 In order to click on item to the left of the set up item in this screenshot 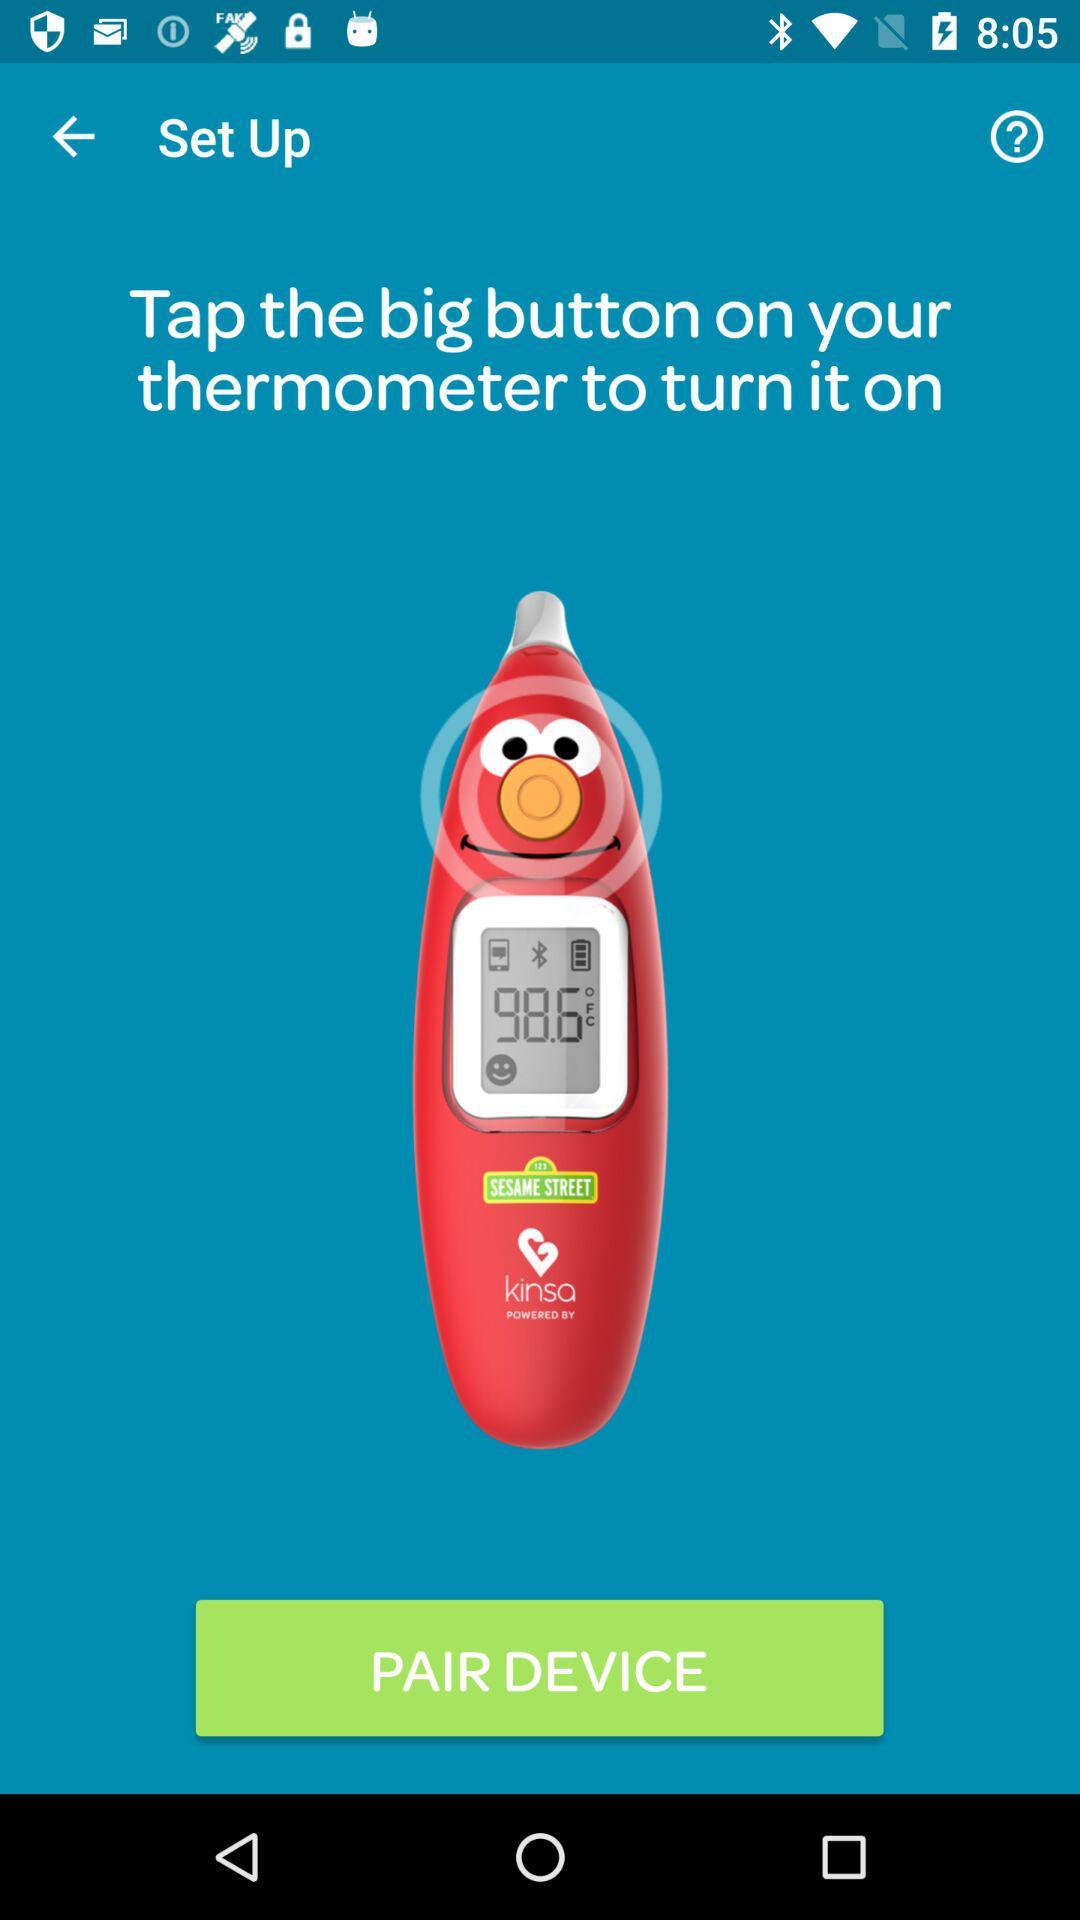, I will do `click(72, 135)`.